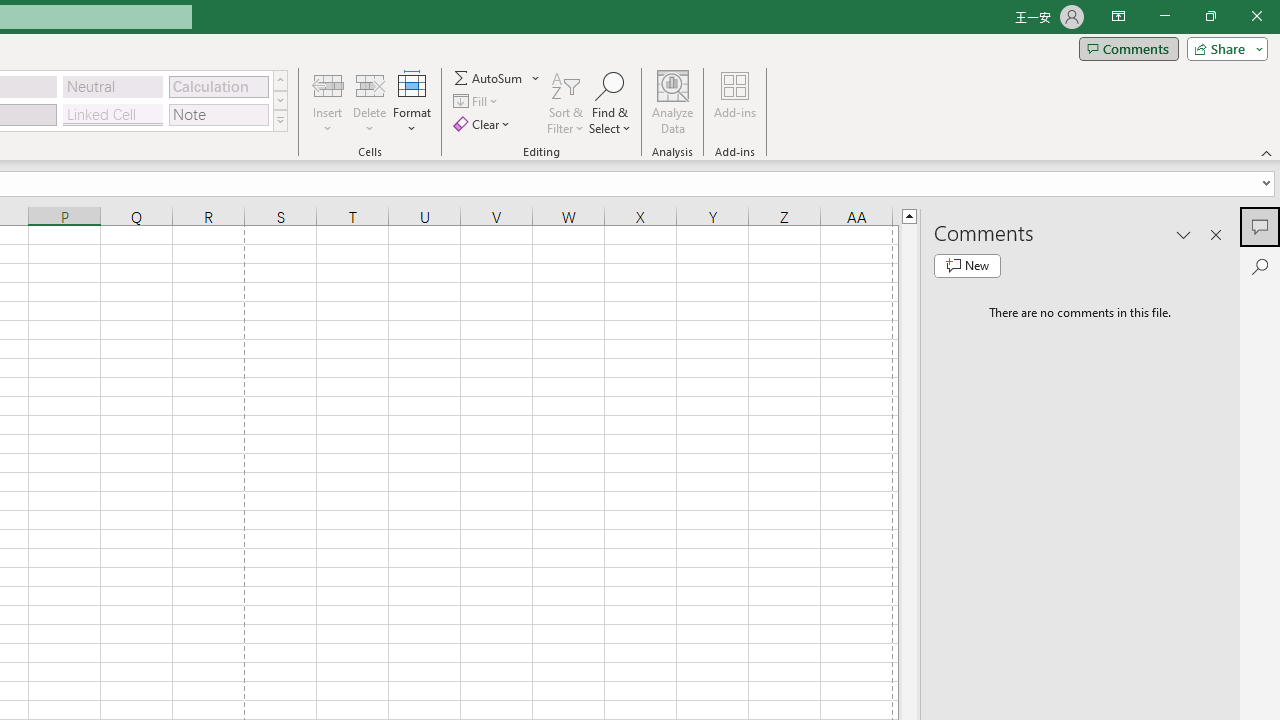  What do you see at coordinates (609, 103) in the screenshot?
I see `'Find & Select'` at bounding box center [609, 103].